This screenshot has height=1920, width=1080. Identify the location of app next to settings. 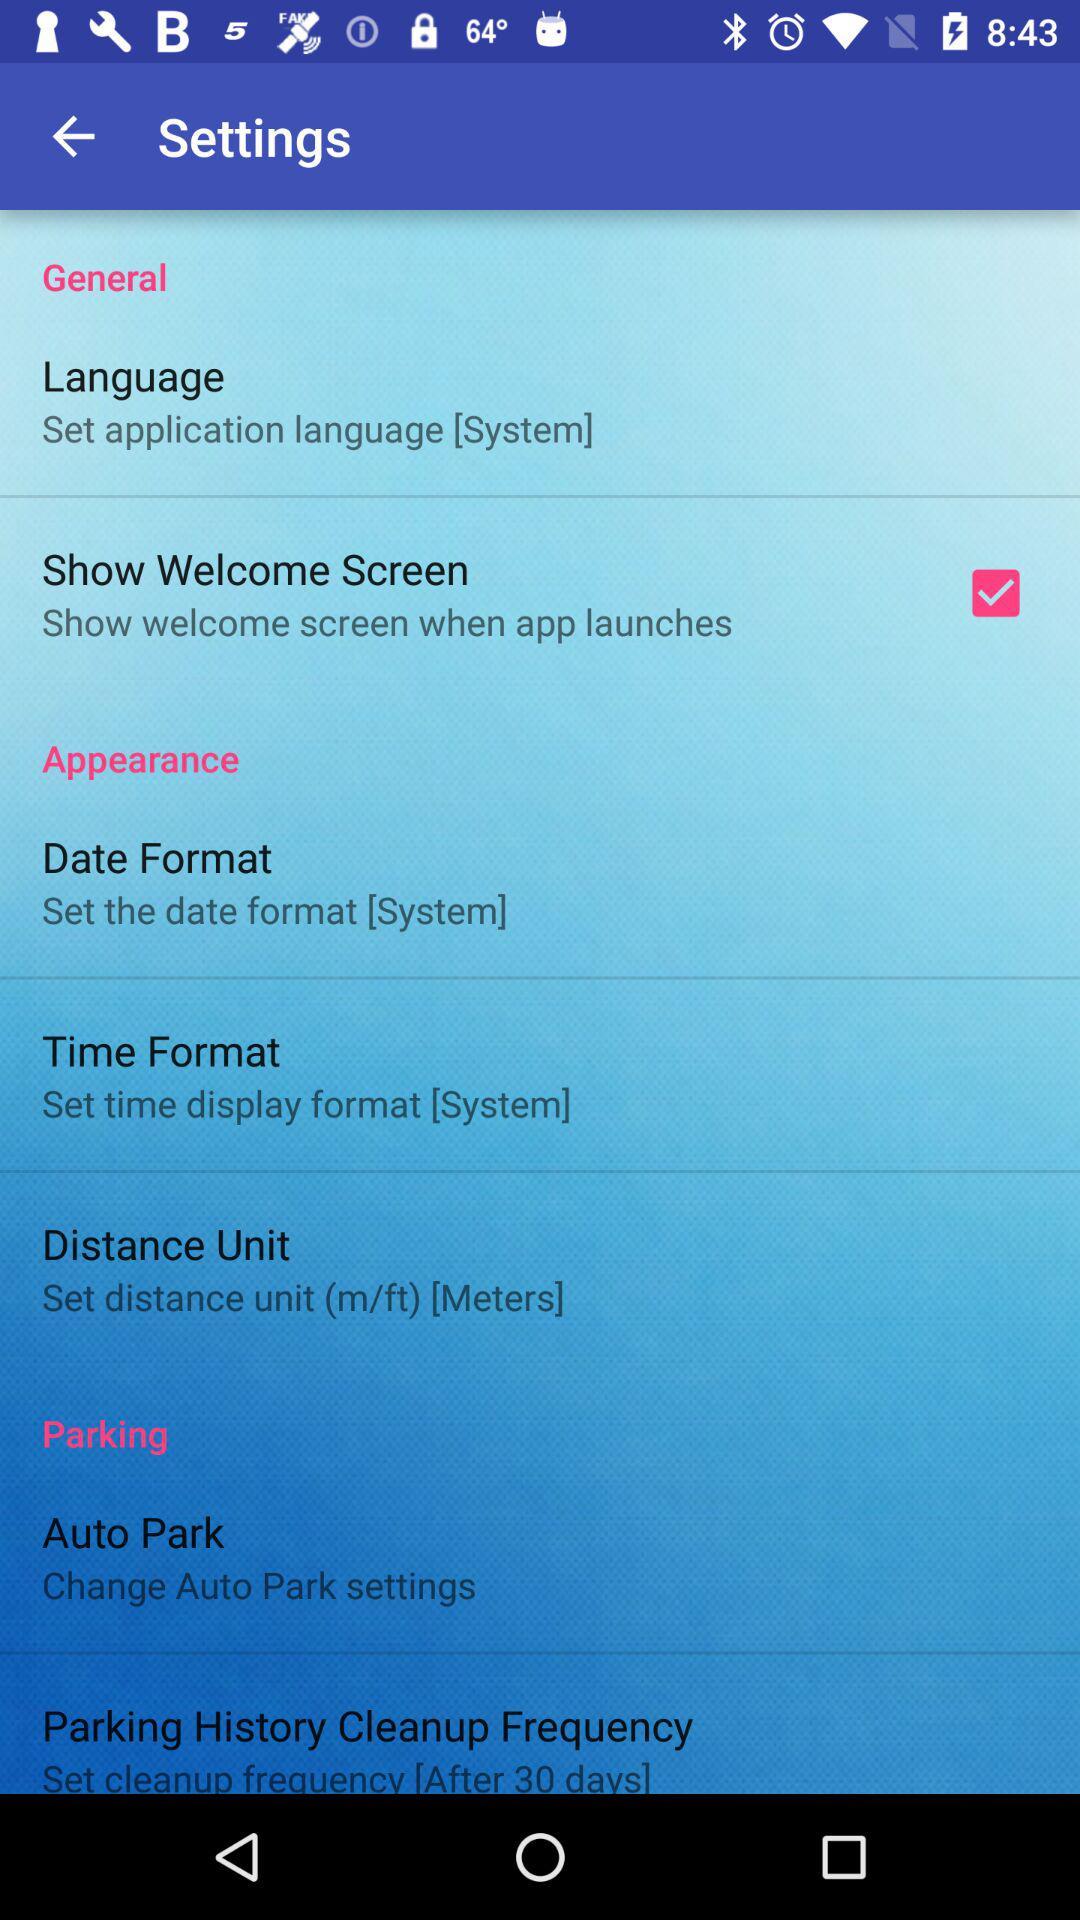
(72, 135).